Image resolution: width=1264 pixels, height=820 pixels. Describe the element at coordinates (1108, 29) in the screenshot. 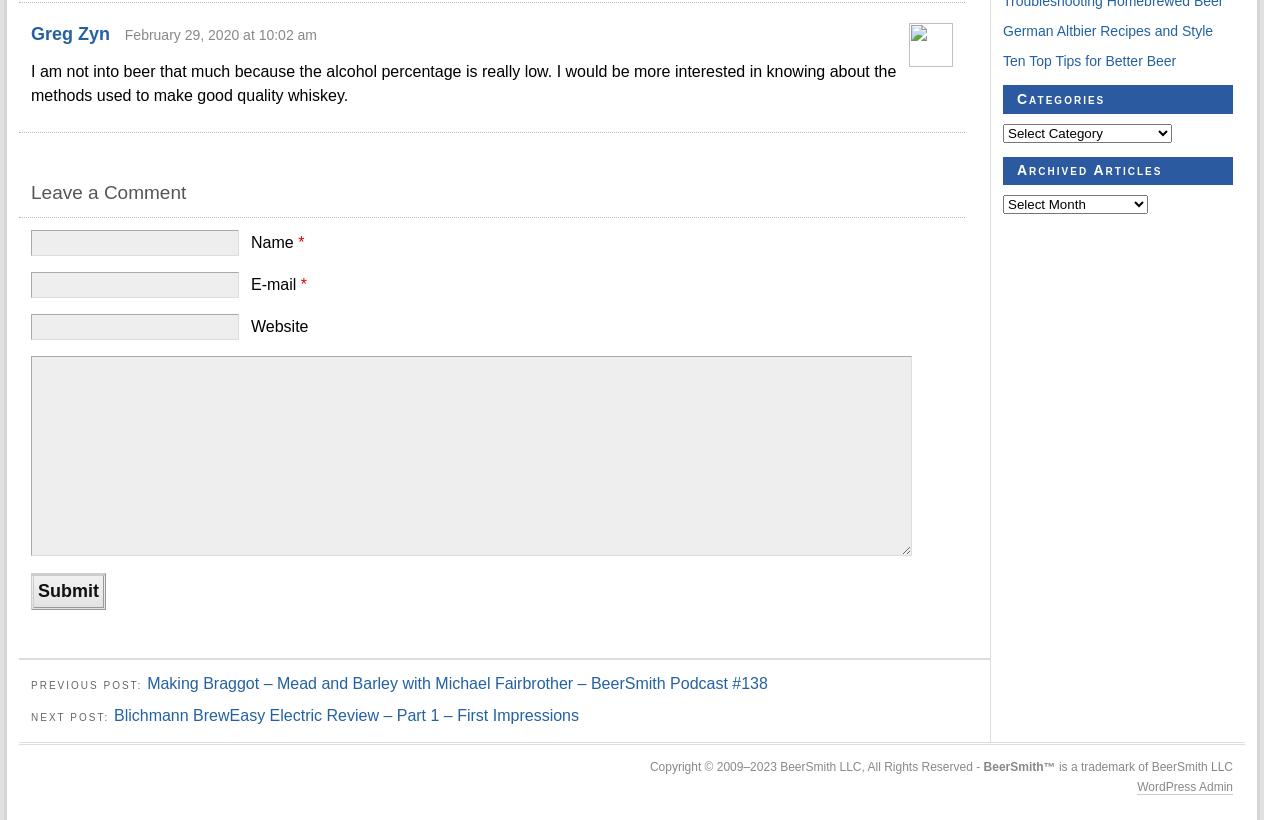

I see `'German Altbier Recipes and Style'` at that location.